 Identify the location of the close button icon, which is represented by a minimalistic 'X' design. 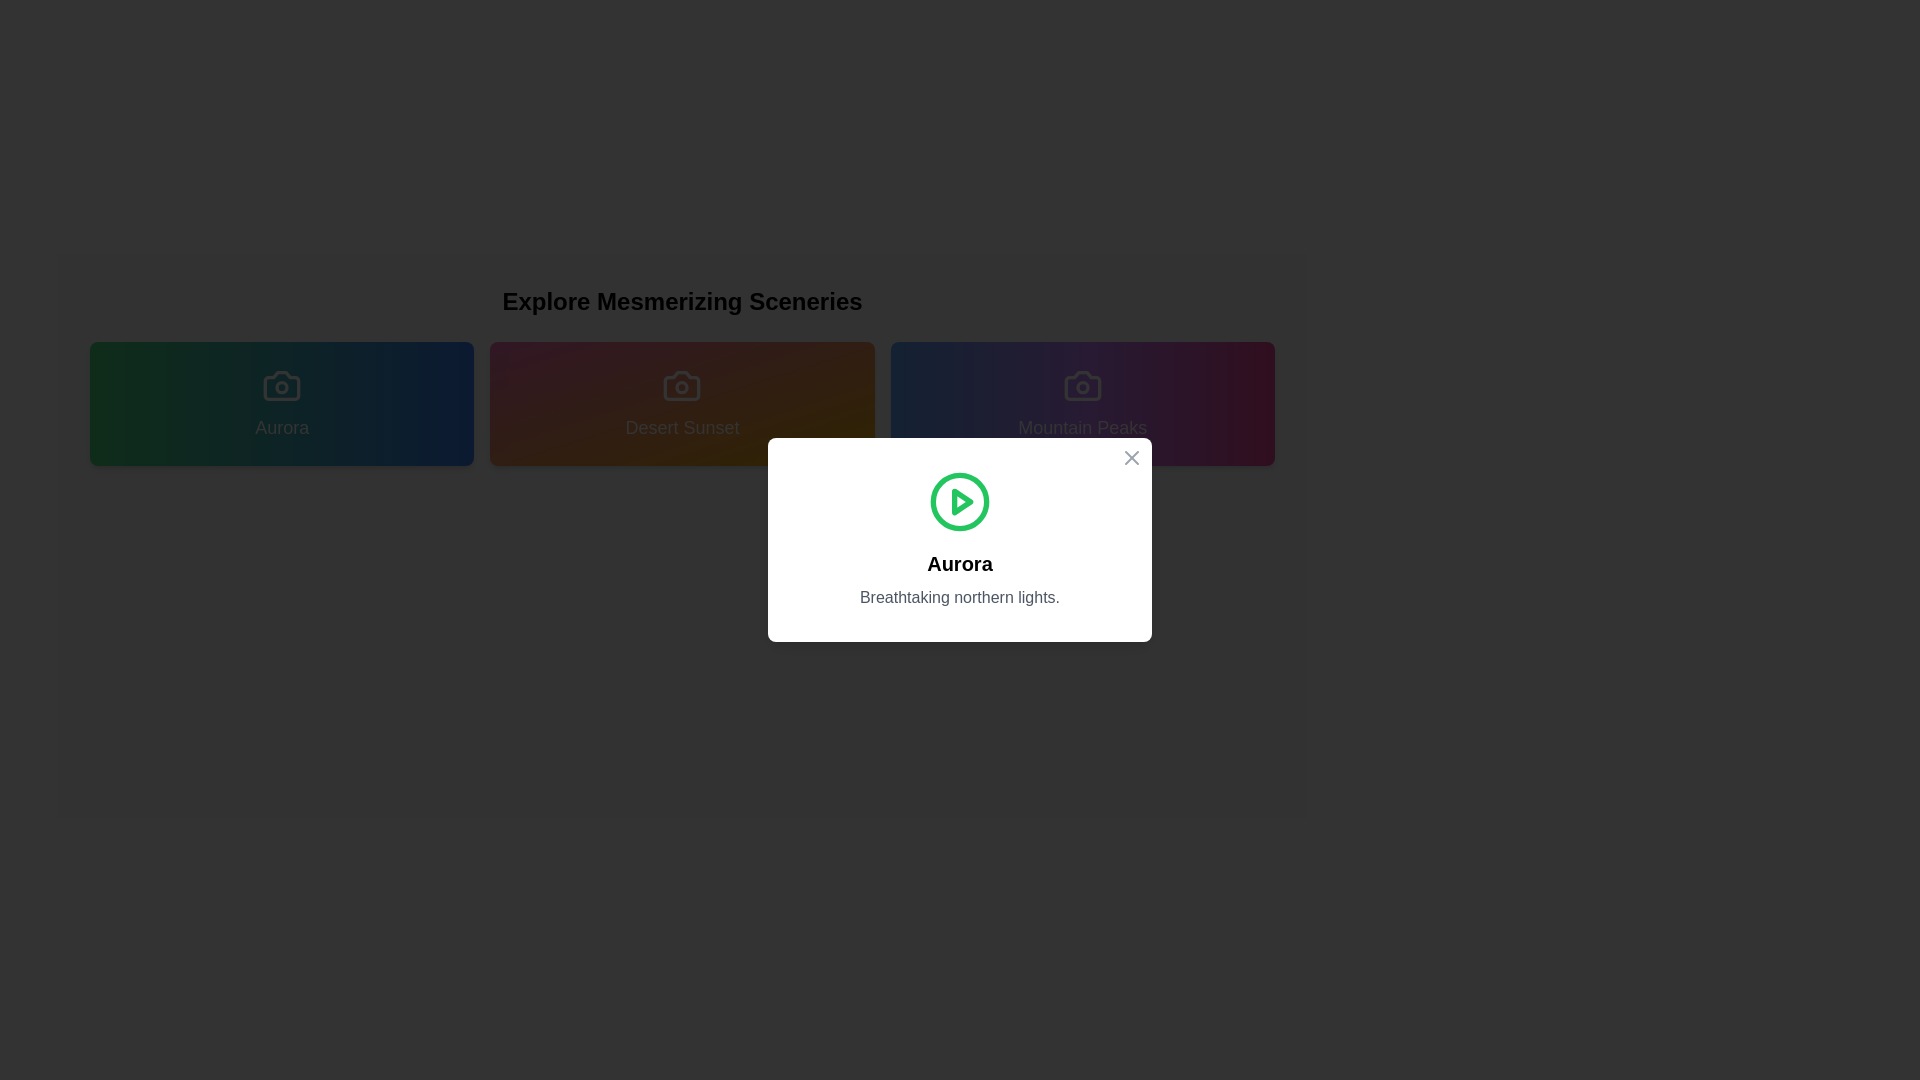
(1132, 458).